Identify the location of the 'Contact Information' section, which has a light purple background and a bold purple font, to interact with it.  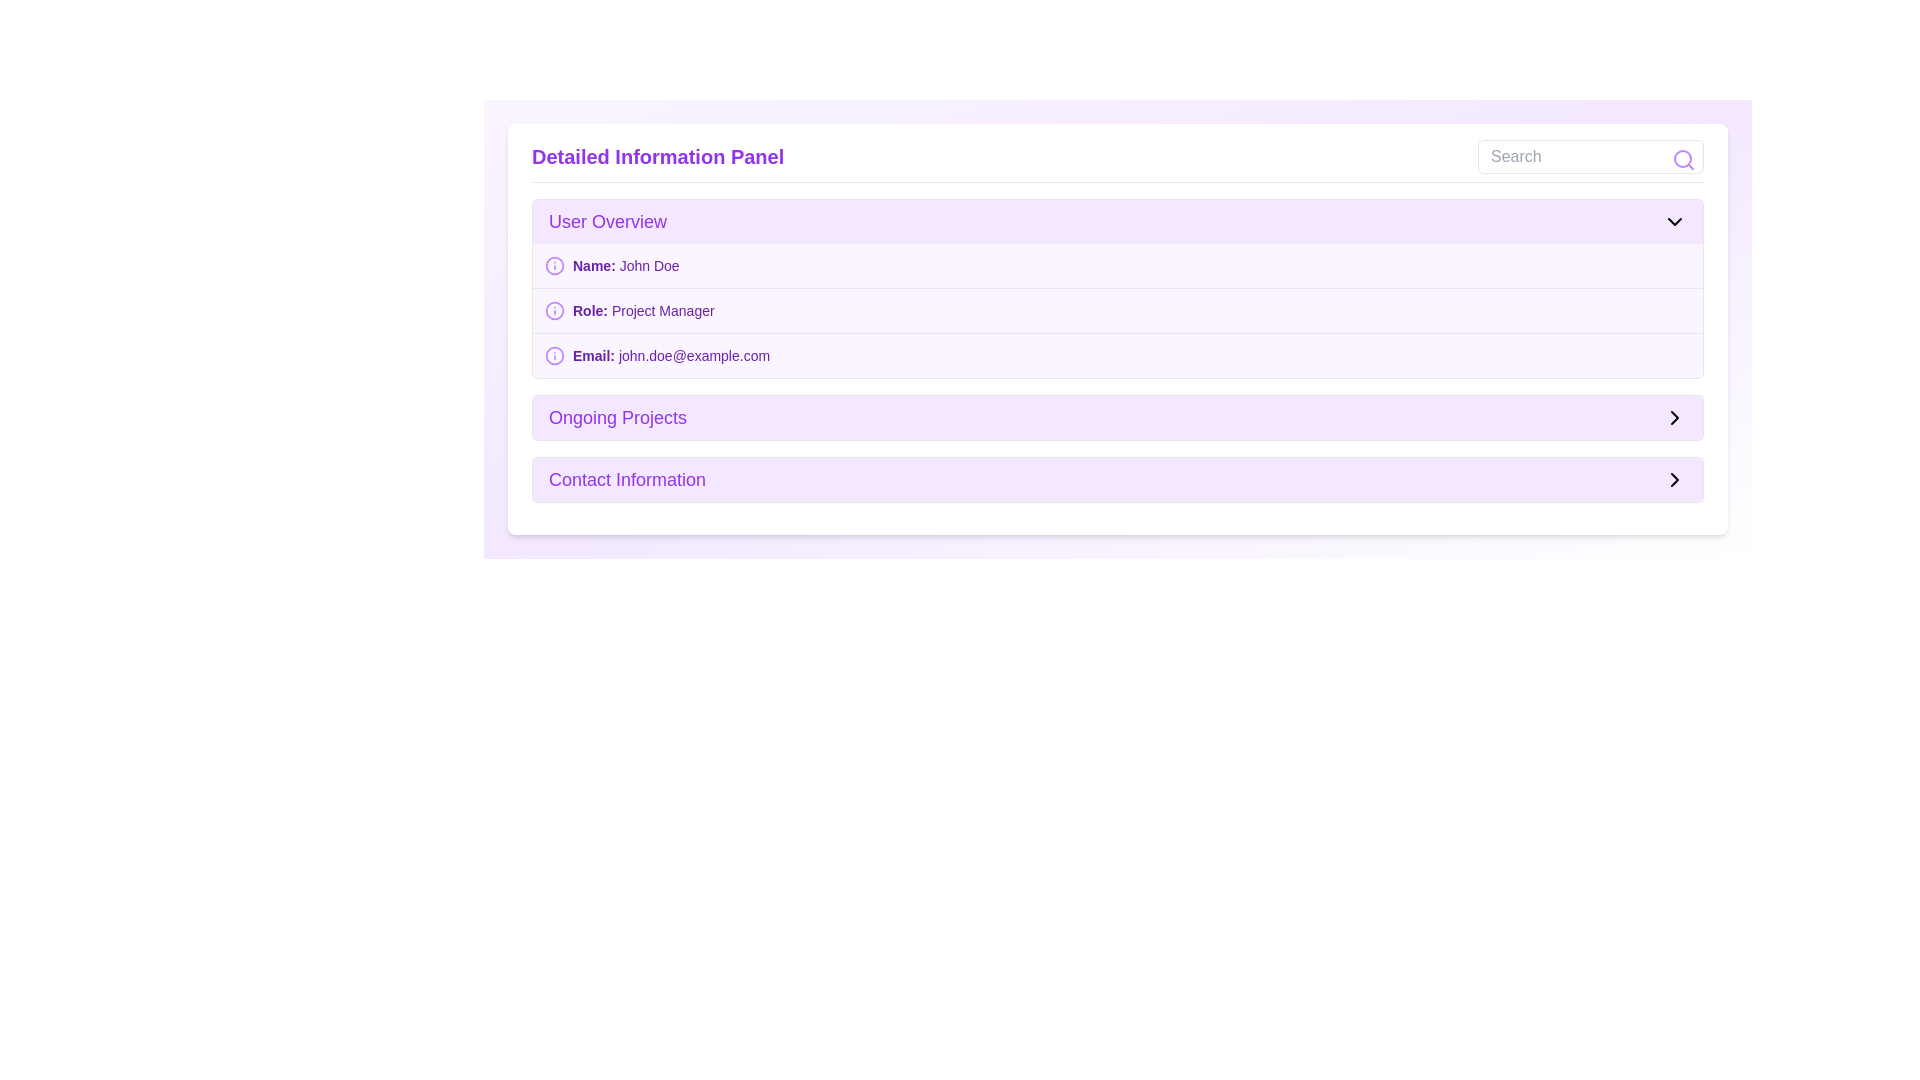
(1117, 479).